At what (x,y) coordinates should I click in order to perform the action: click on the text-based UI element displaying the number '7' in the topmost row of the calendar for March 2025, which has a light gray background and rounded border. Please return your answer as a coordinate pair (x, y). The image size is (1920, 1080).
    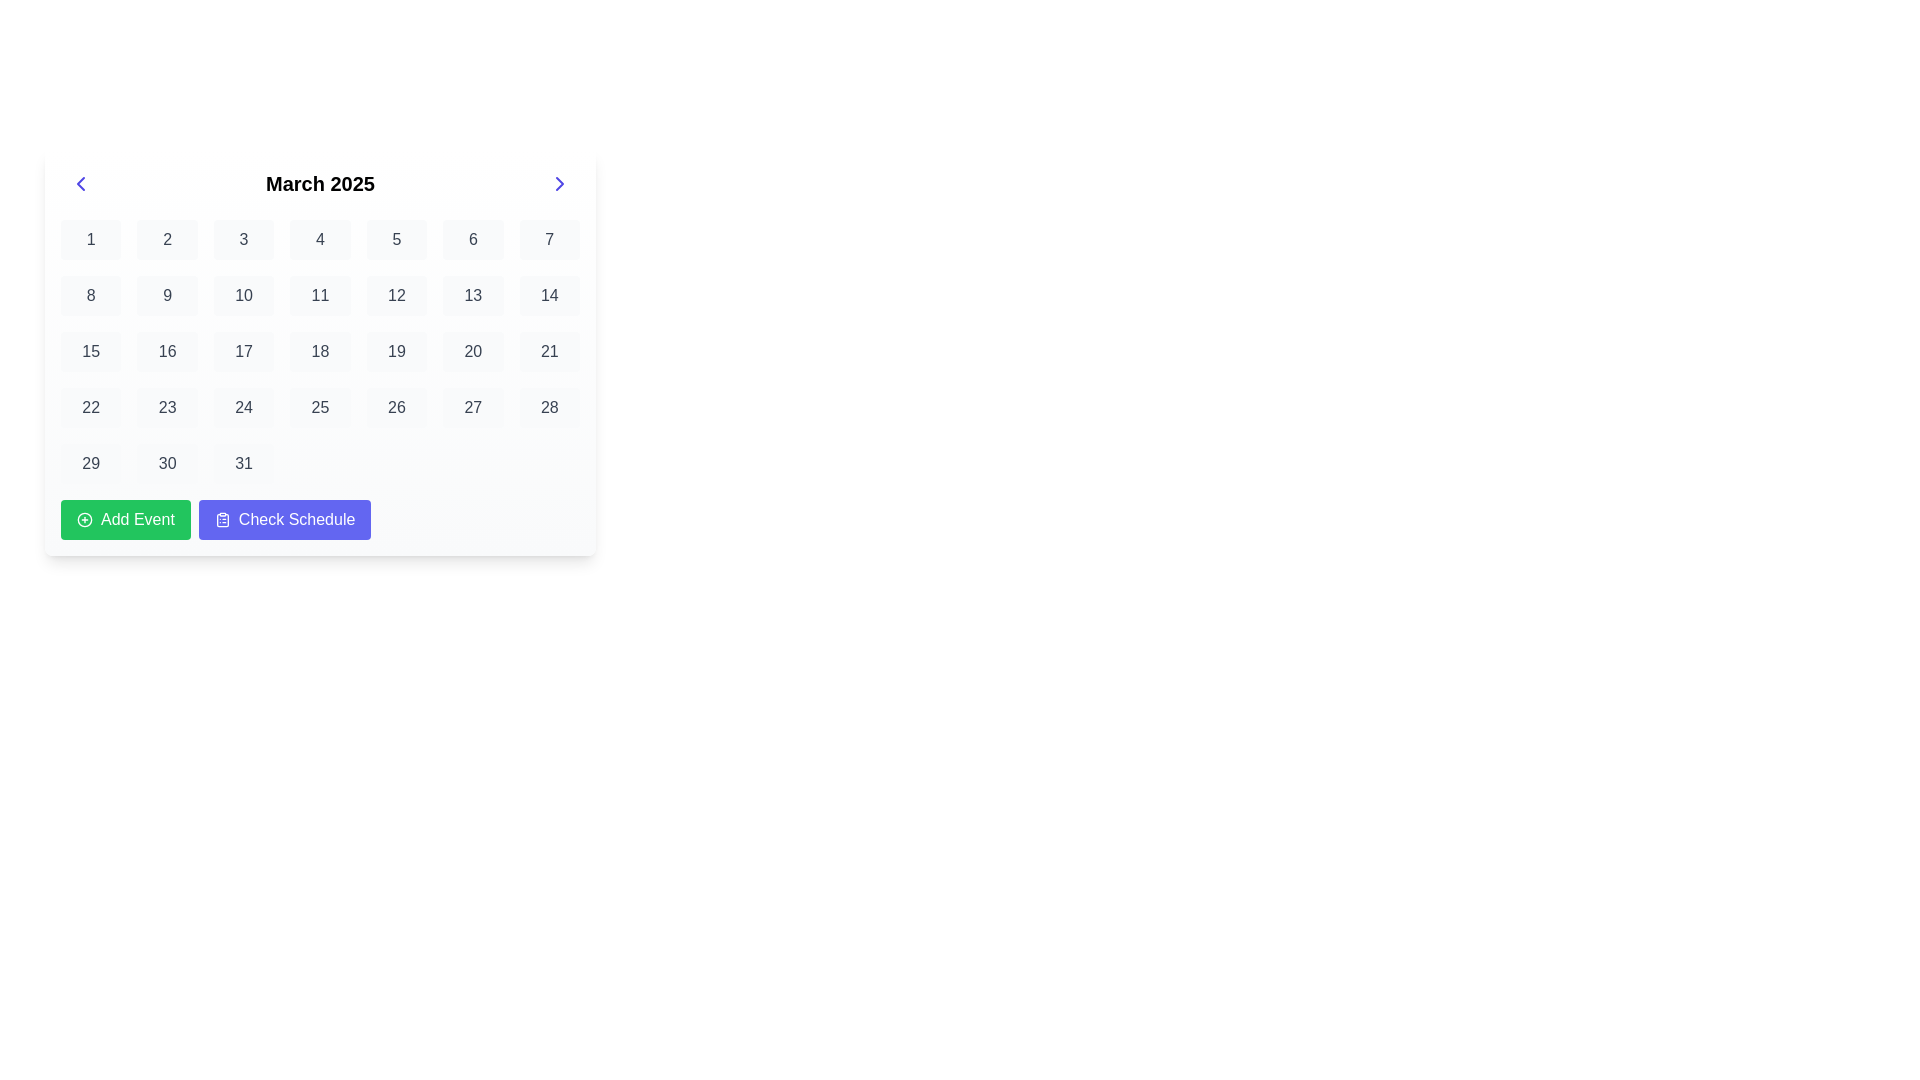
    Looking at the image, I should click on (549, 238).